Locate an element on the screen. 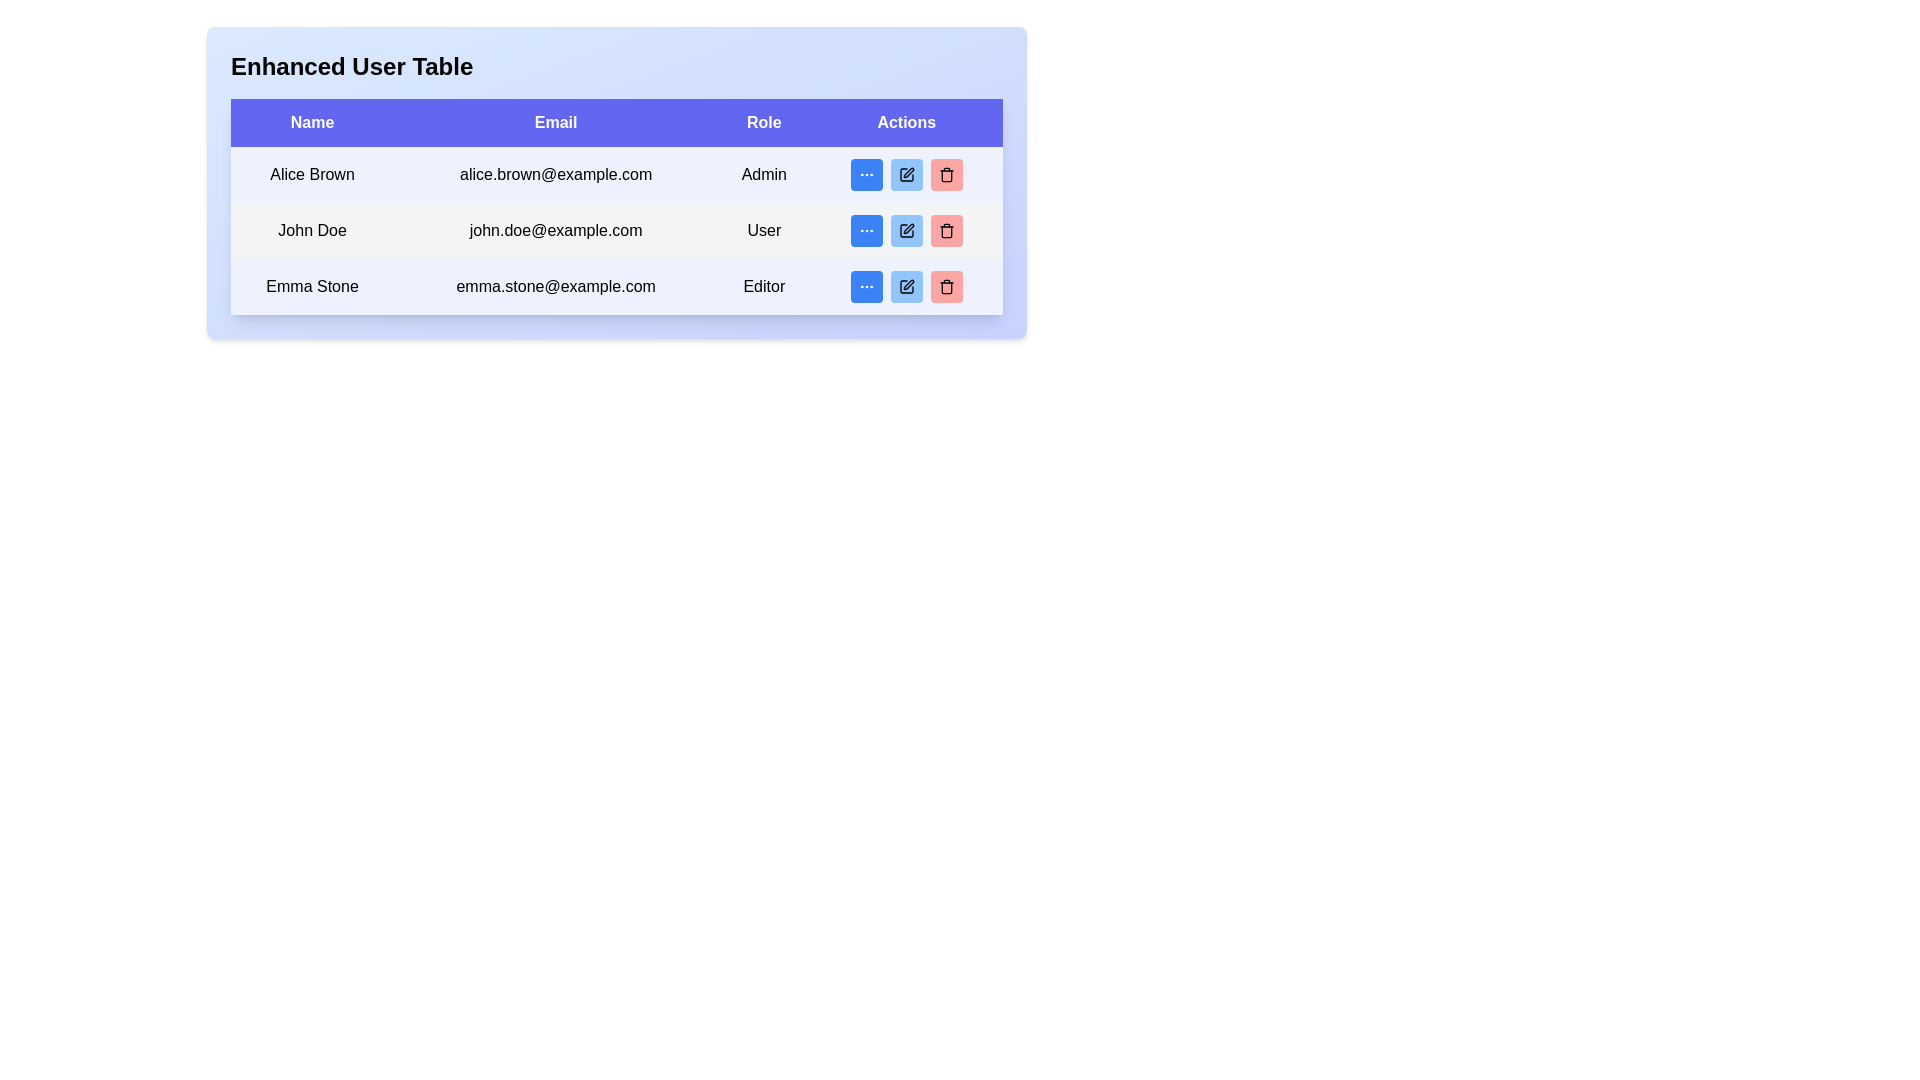  the ellipsis menu button located under the 'Actions' column in the third row of the user table, aligned with the user 'Emma Stone' is located at coordinates (866, 286).